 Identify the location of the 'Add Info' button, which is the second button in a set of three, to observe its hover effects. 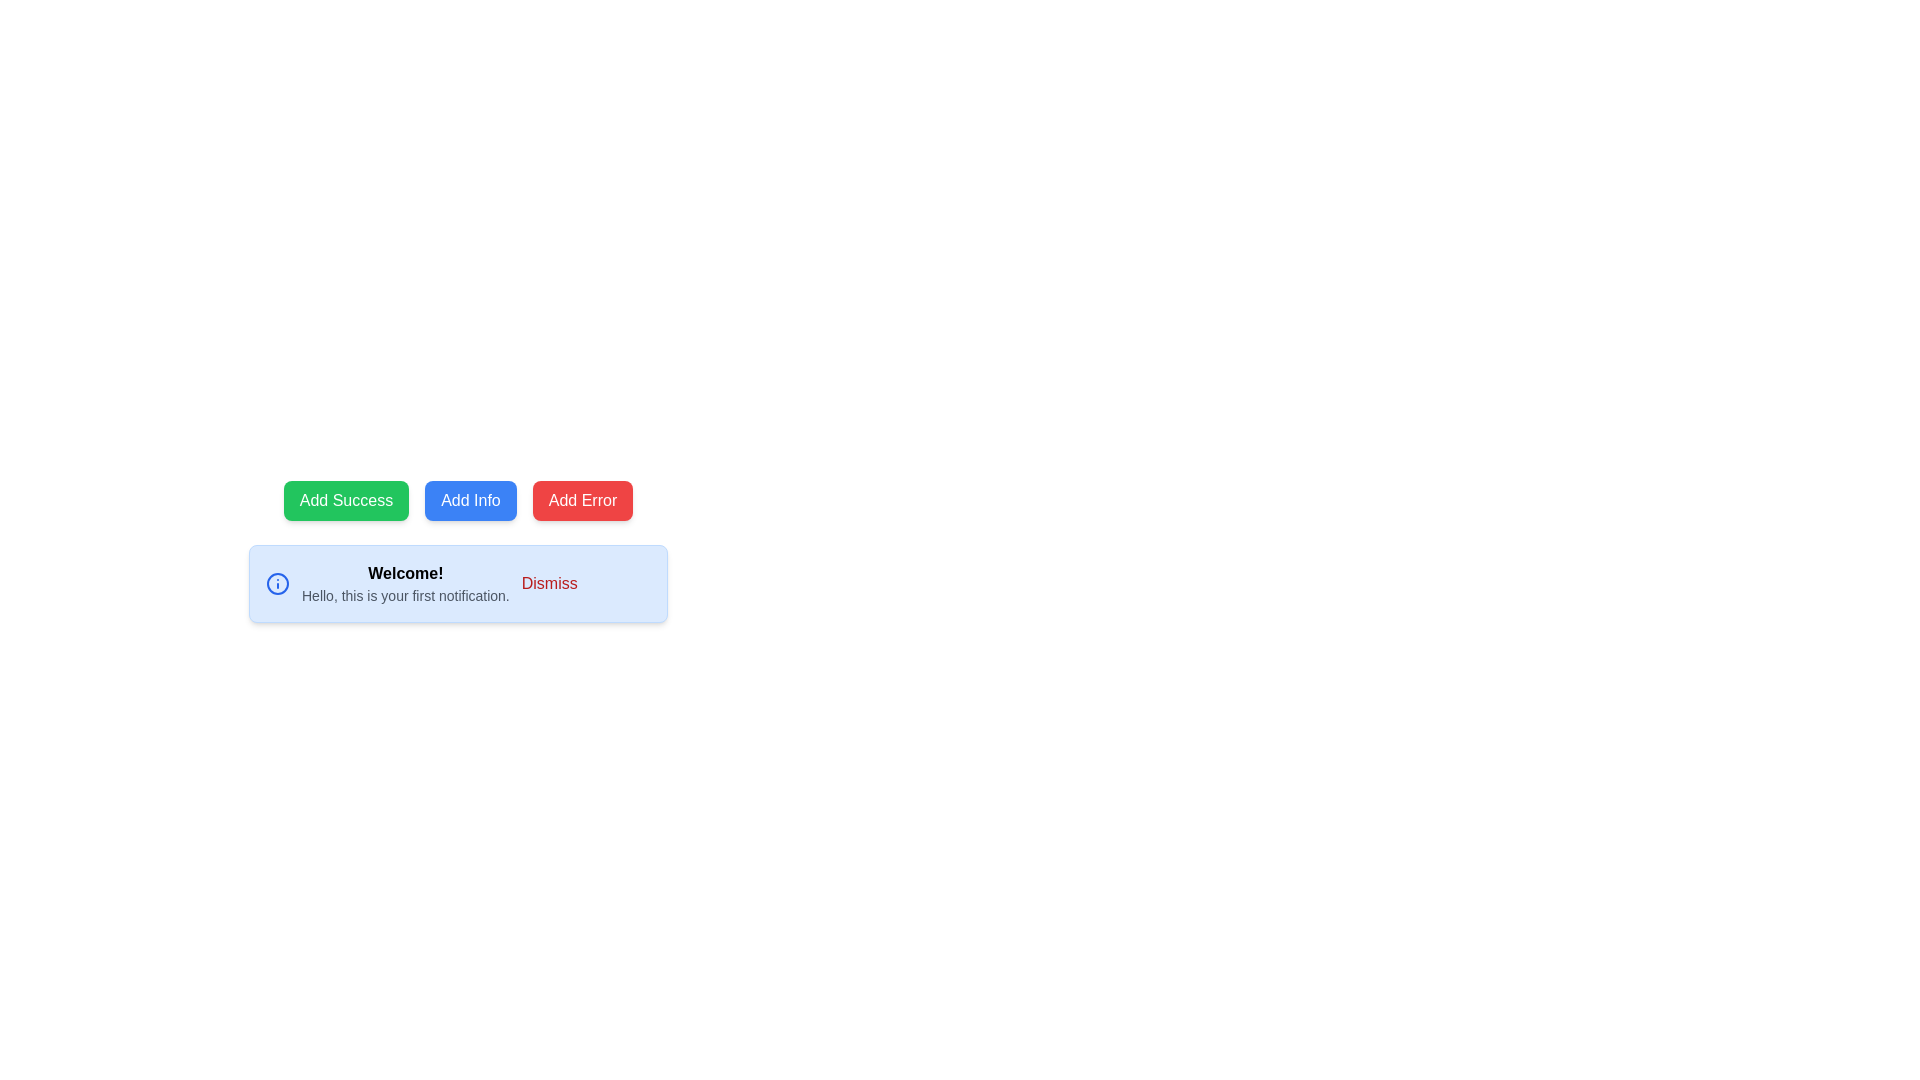
(469, 500).